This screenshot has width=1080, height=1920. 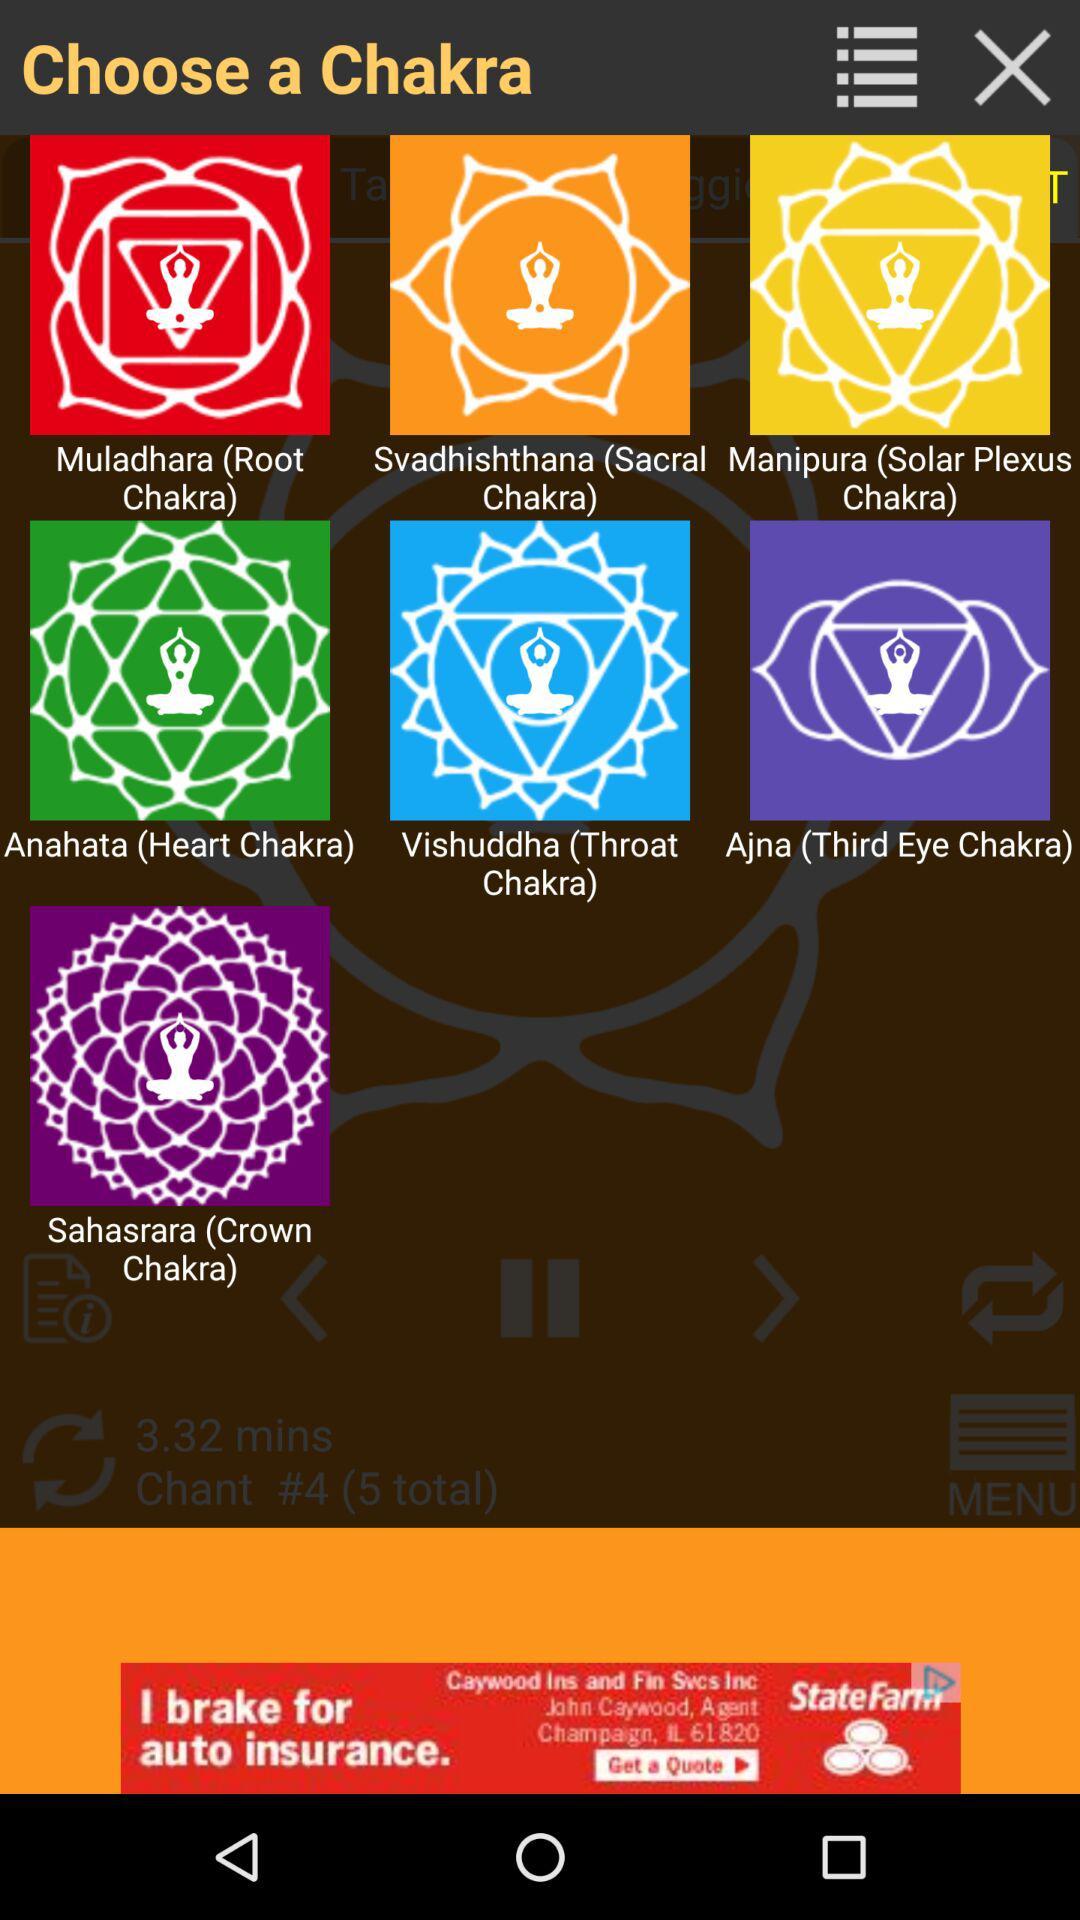 I want to click on the pause icon, so click(x=540, y=1388).